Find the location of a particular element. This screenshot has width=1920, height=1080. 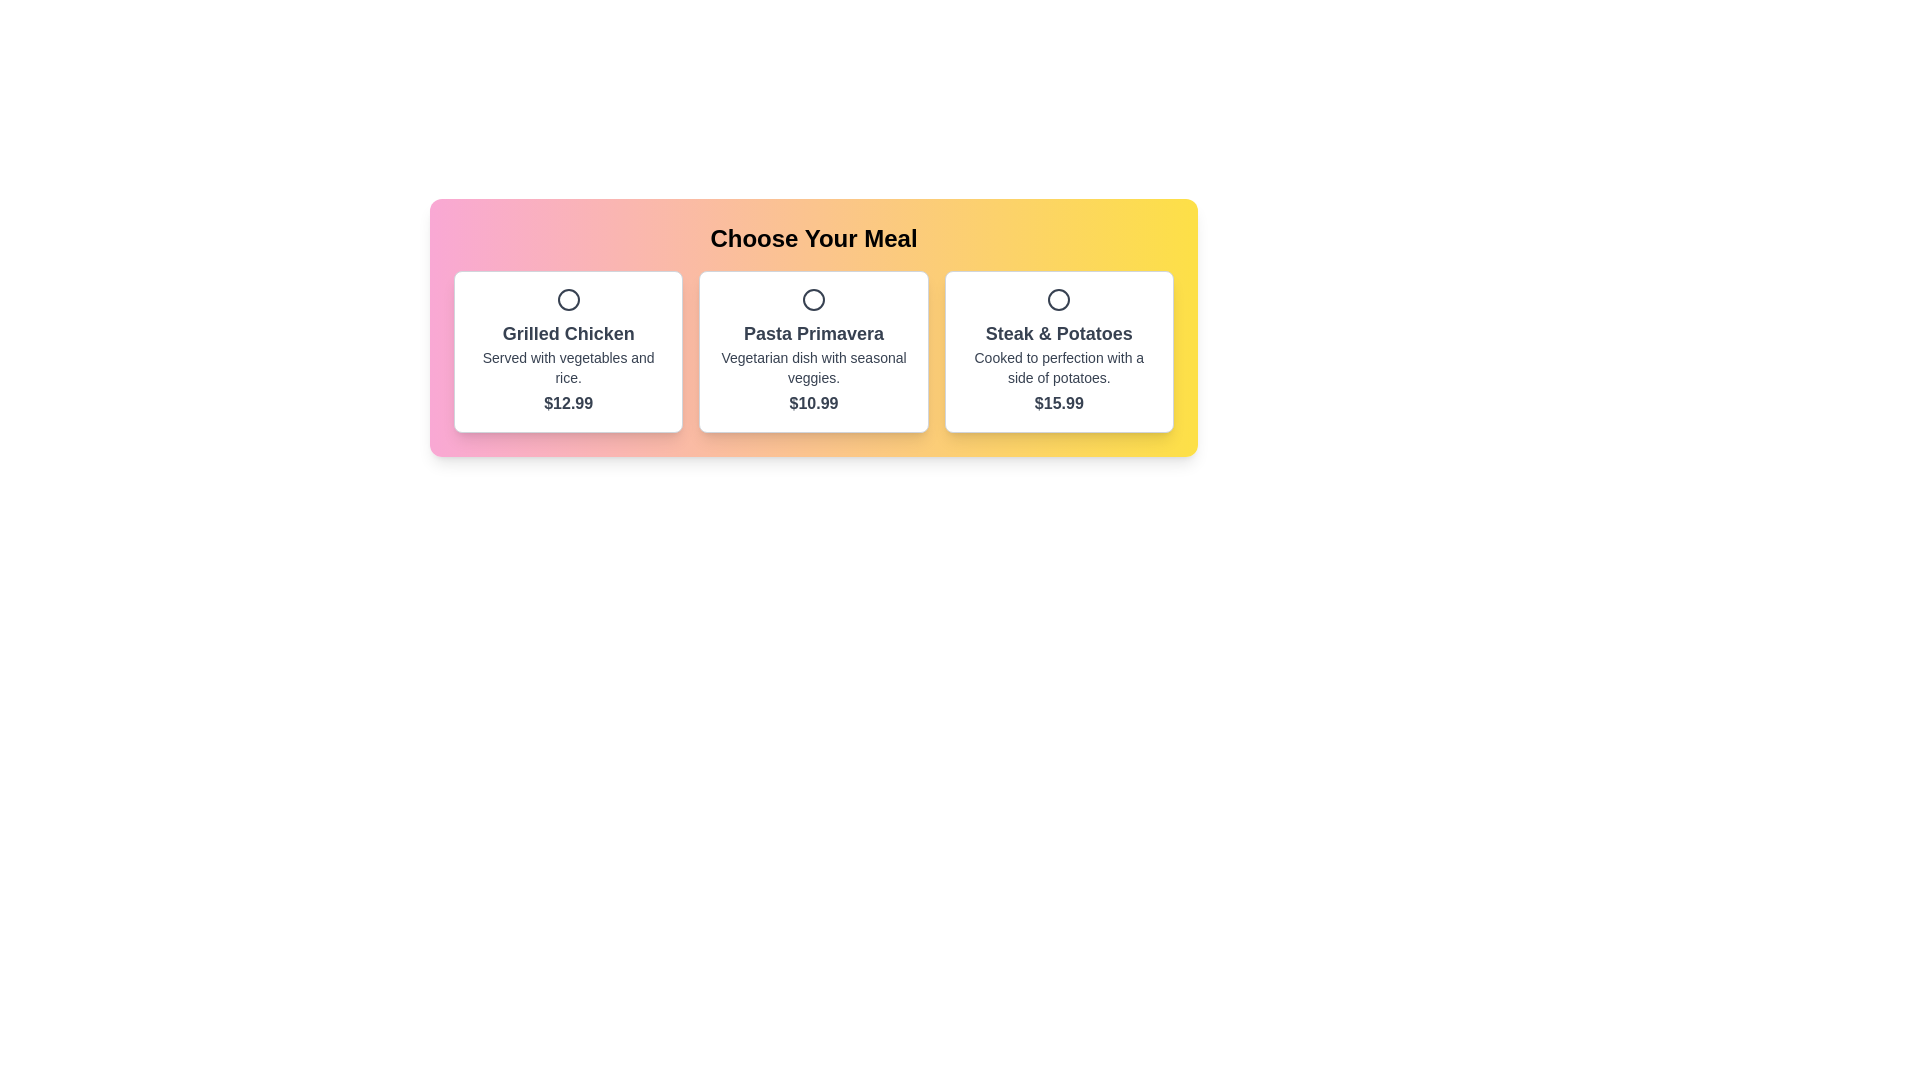

the circular indicator or radio button located at the top center of the 'Grilled Chicken' card is located at coordinates (567, 300).